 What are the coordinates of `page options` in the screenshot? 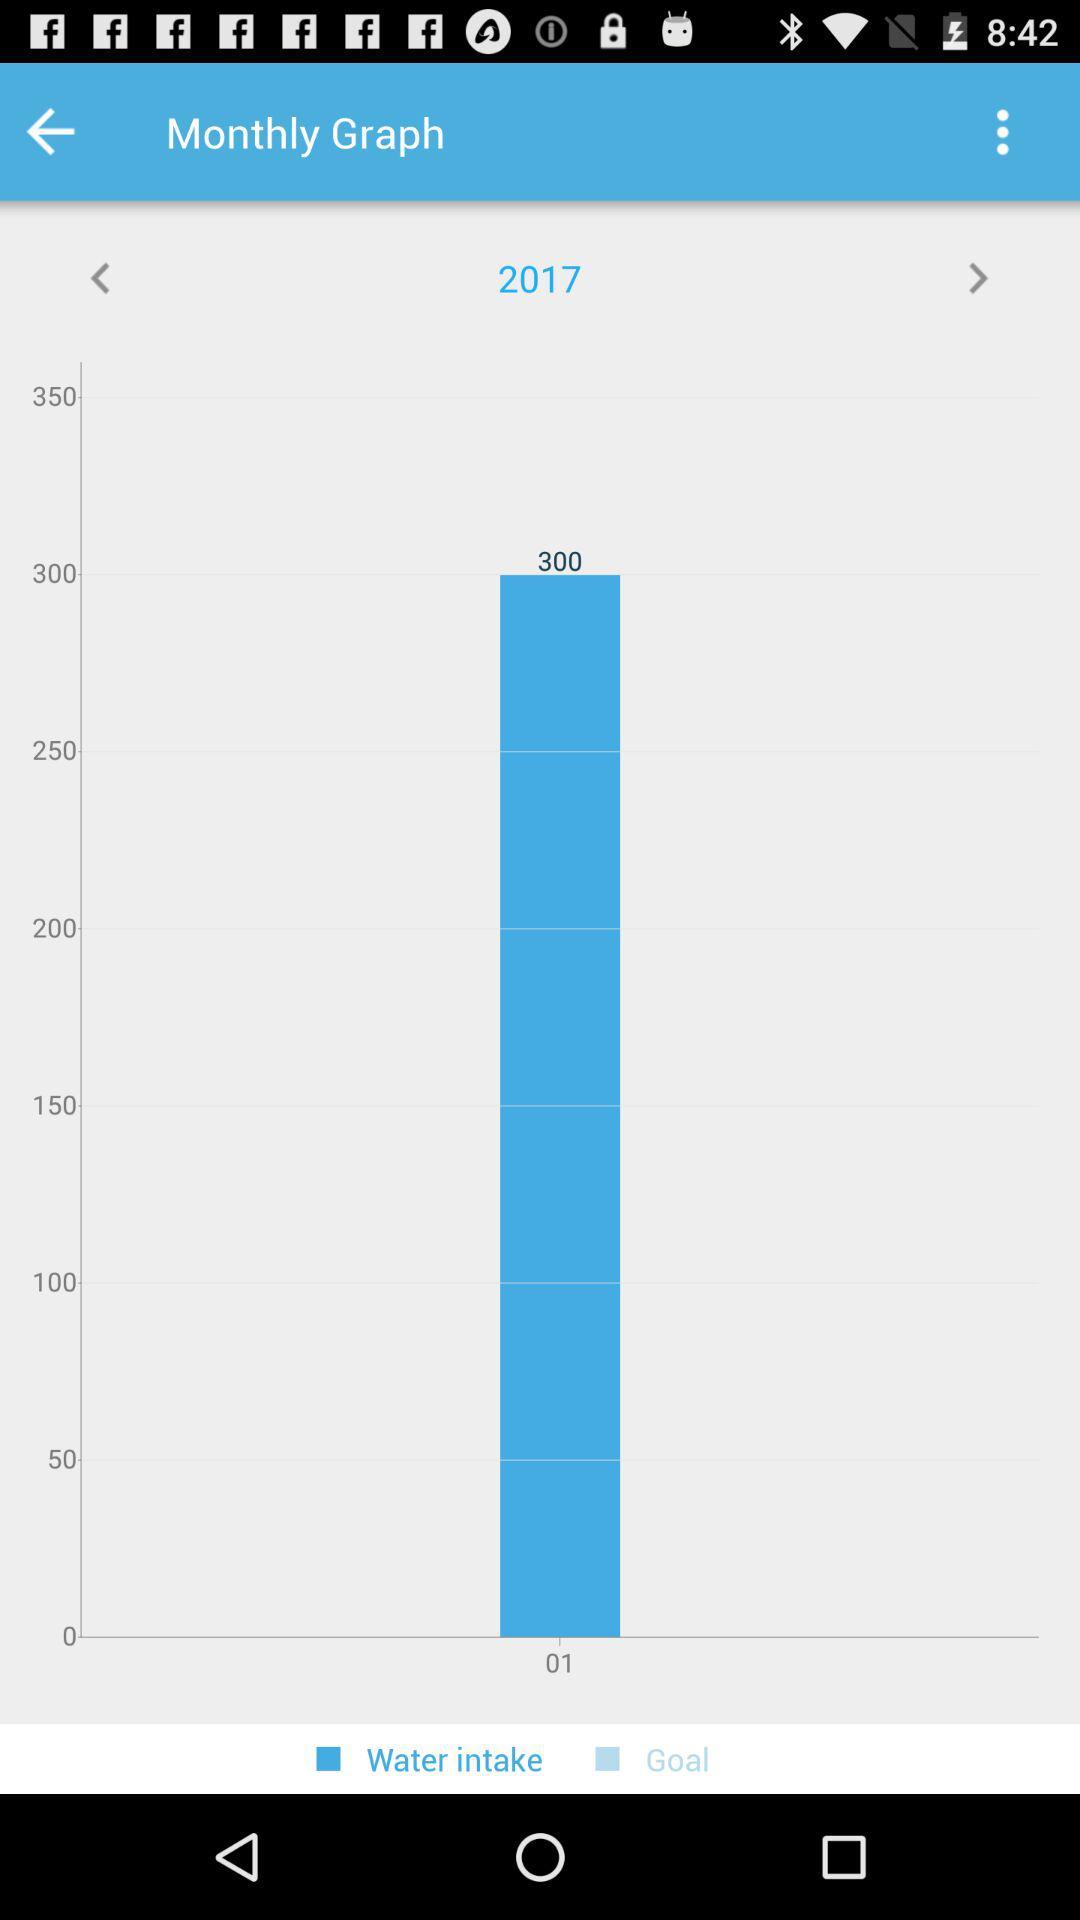 It's located at (1002, 131).